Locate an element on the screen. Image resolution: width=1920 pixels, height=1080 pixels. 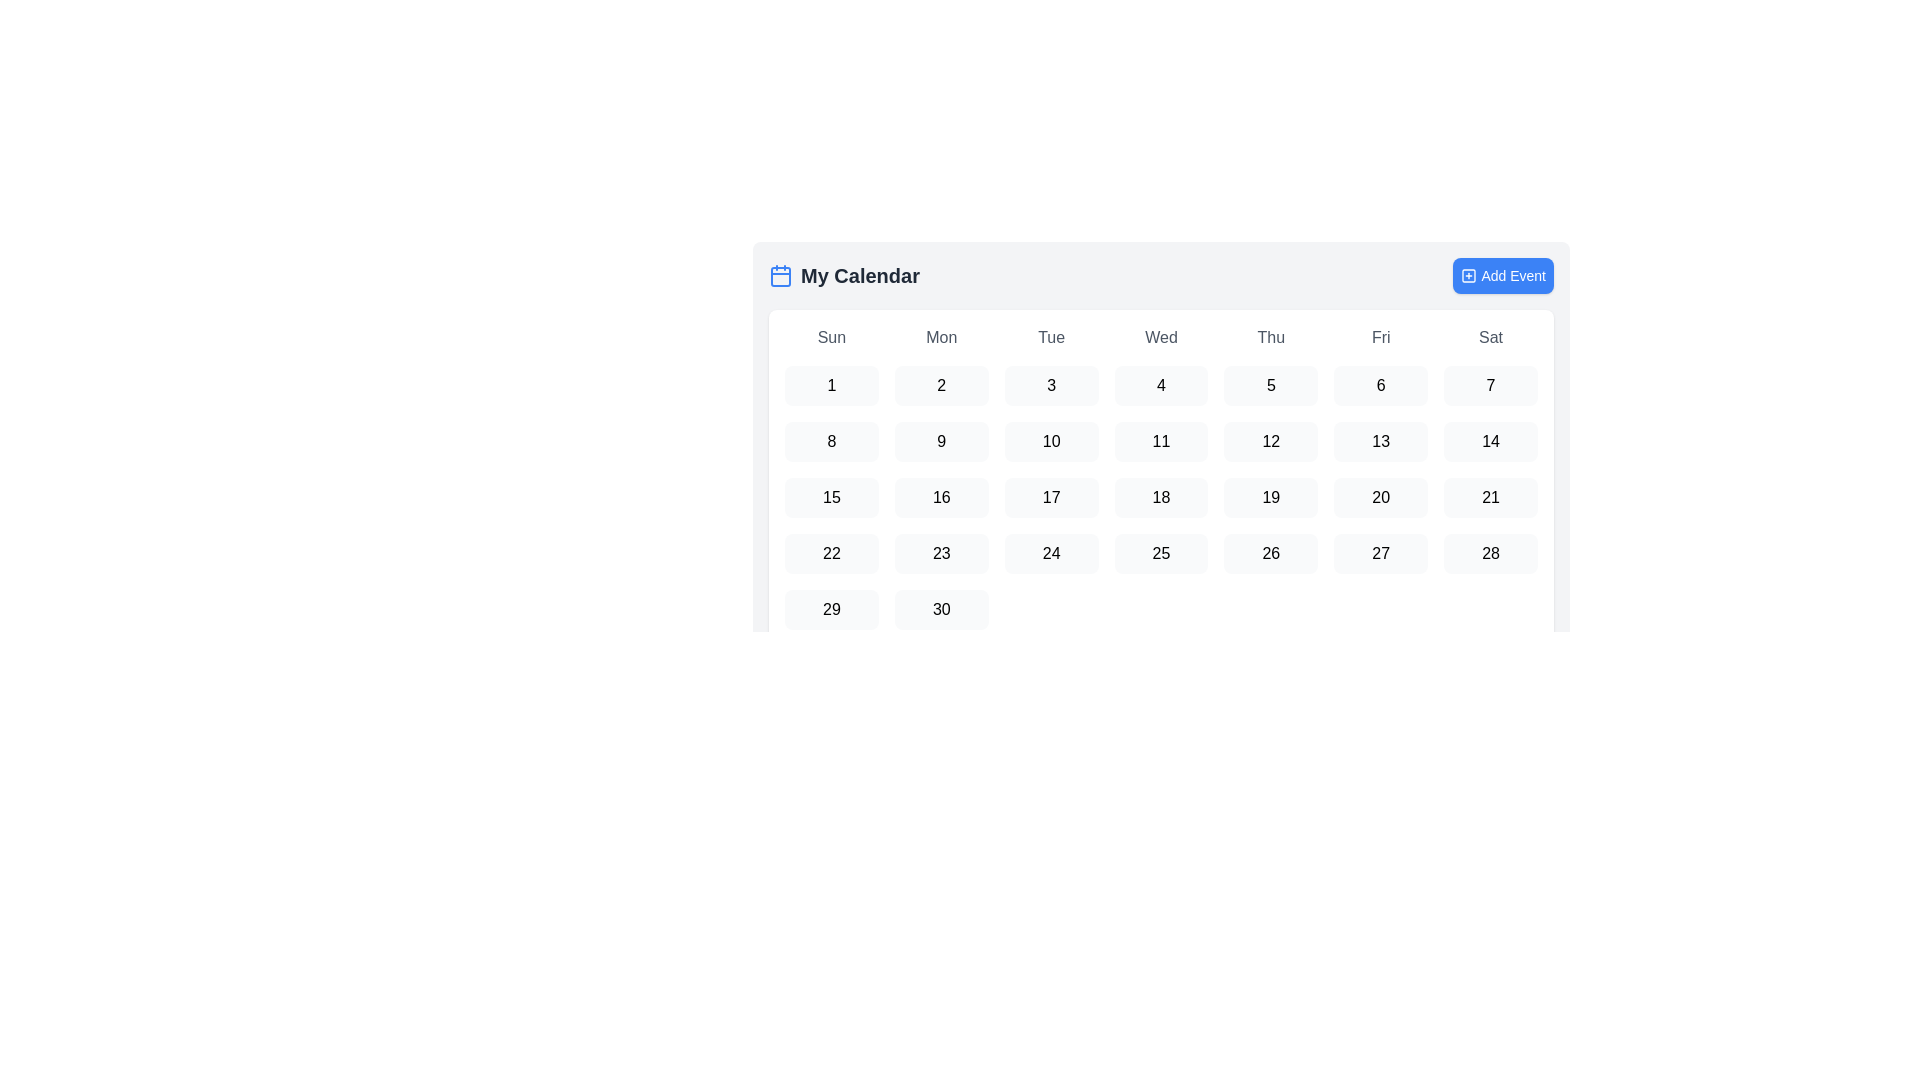
the 'Add Event' button located at the top-right corner of the calendar interface, which contains a graphic element representing a plus symbol is located at coordinates (1469, 276).